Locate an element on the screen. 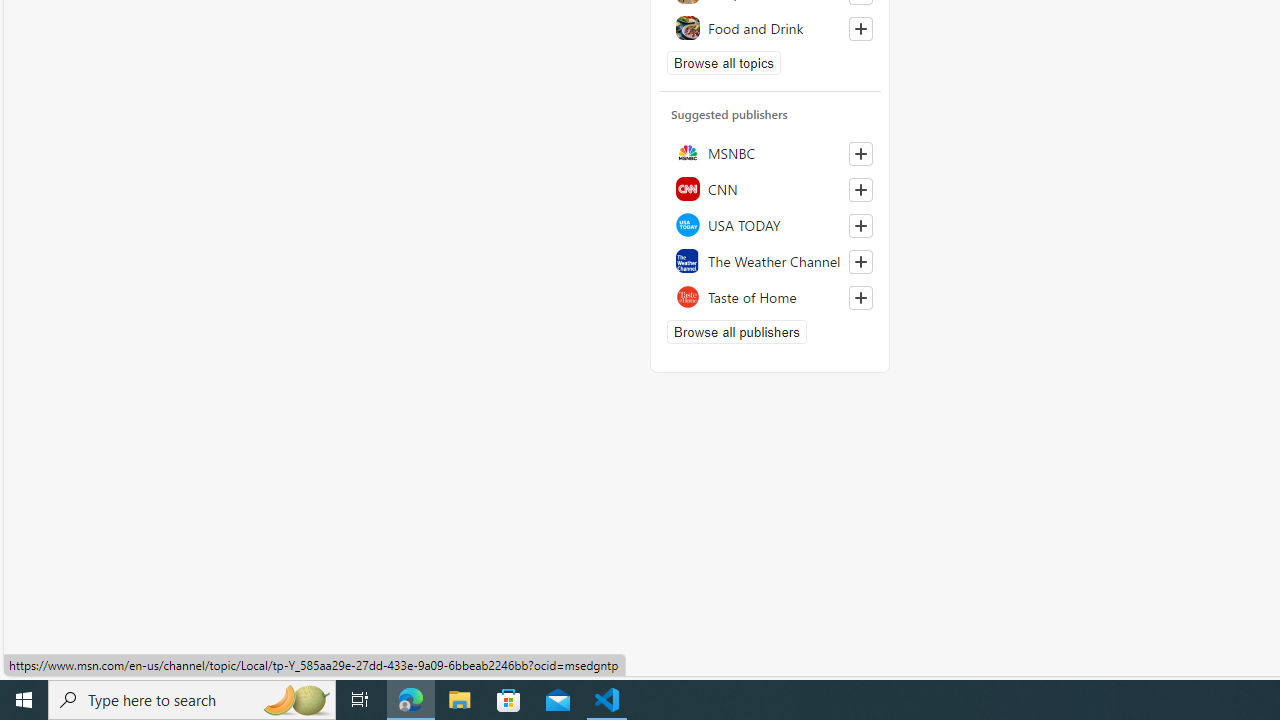 The width and height of the screenshot is (1280, 720). 'Browse all topics' is located at coordinates (723, 61).